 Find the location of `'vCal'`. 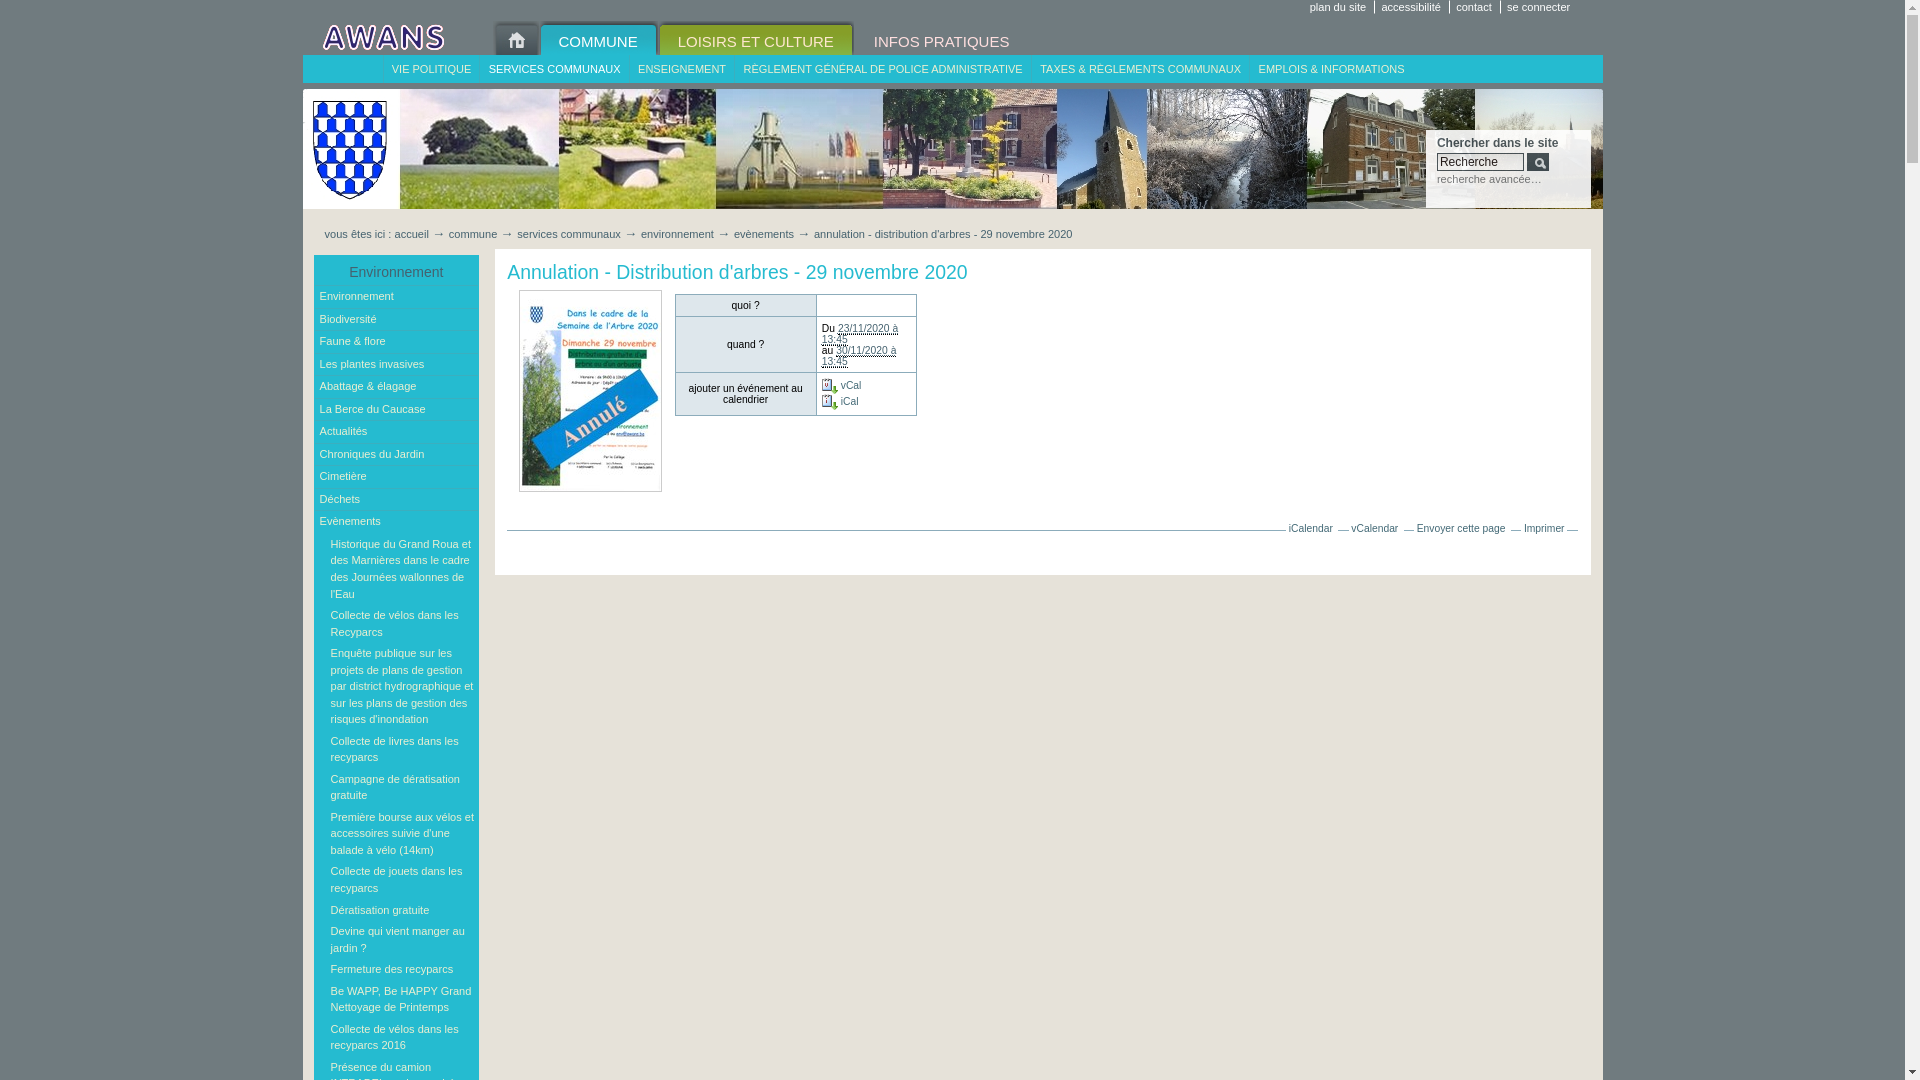

'vCal' is located at coordinates (841, 385).